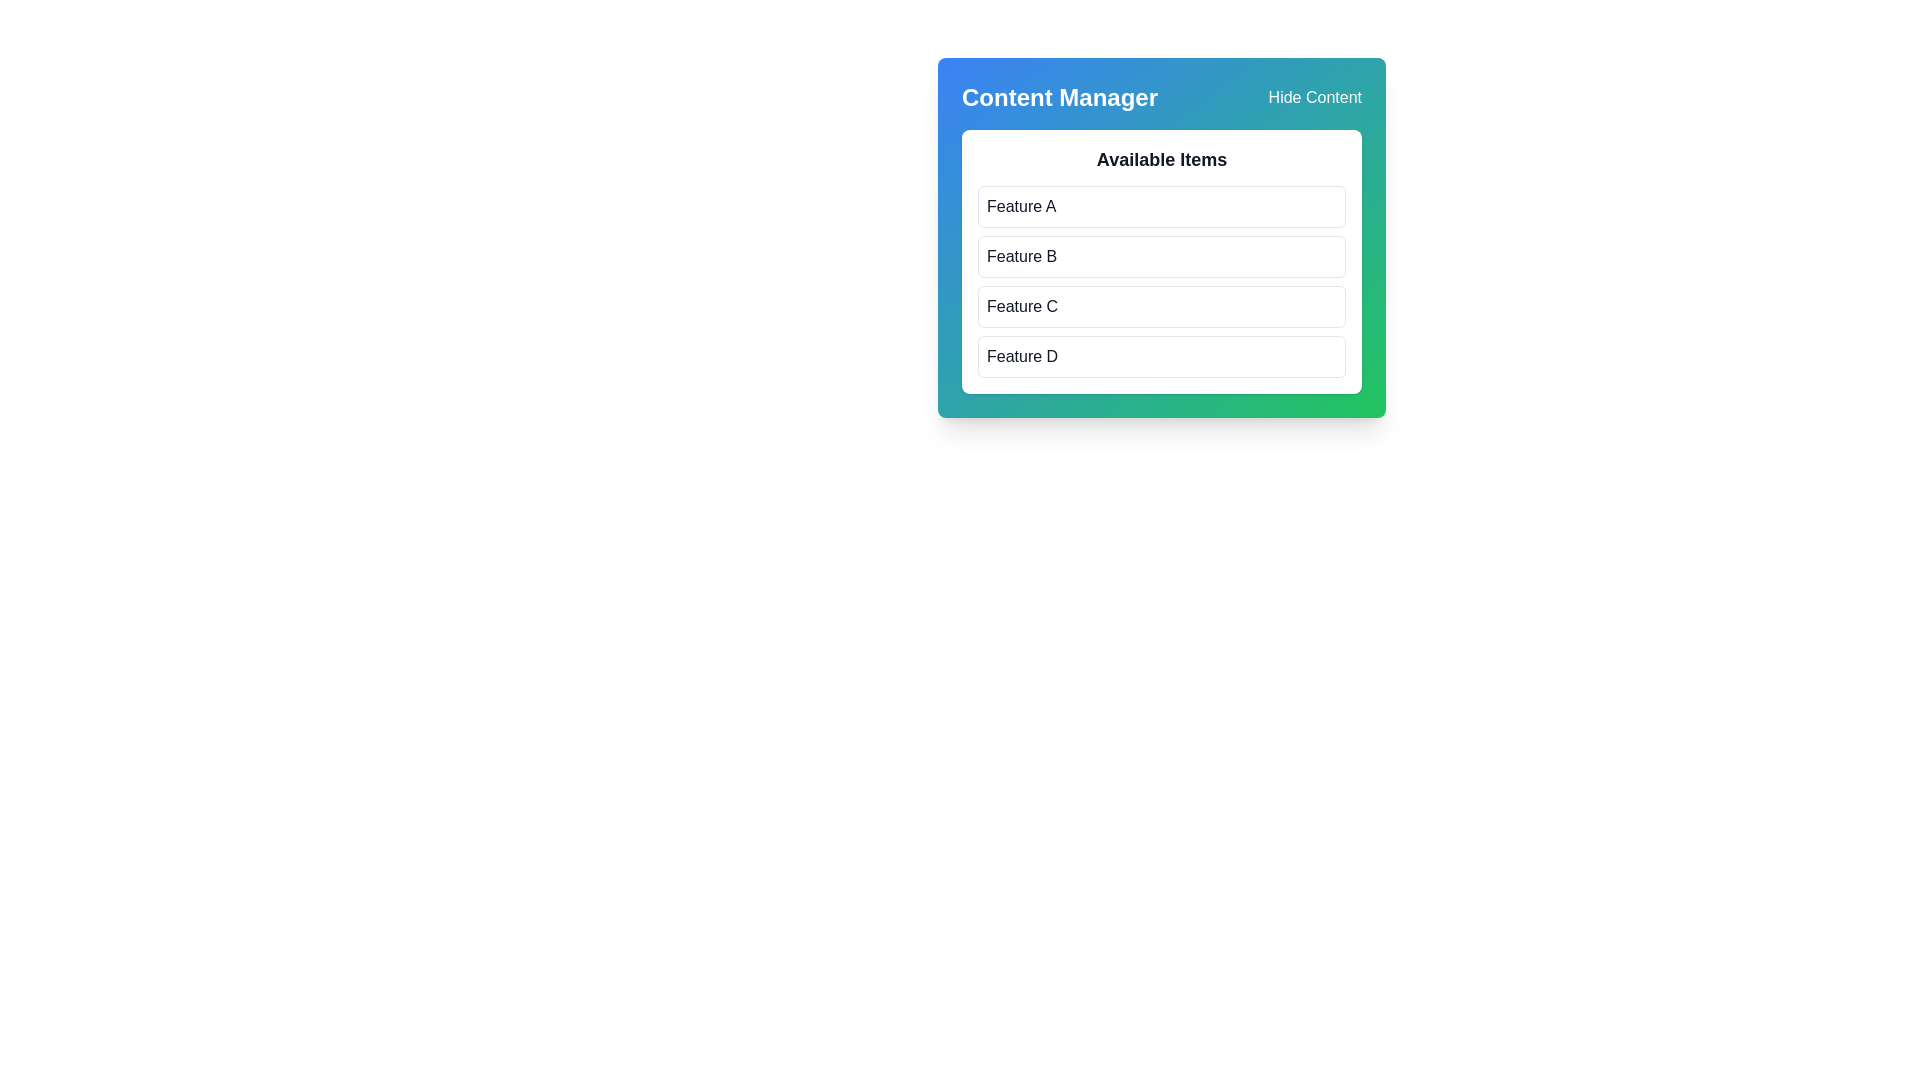 The height and width of the screenshot is (1080, 1920). I want to click on the item in the vertical list of selectable items labeled 'Feature A', 'Feature B', 'Feature C', or 'Feature D', so click(1161, 281).